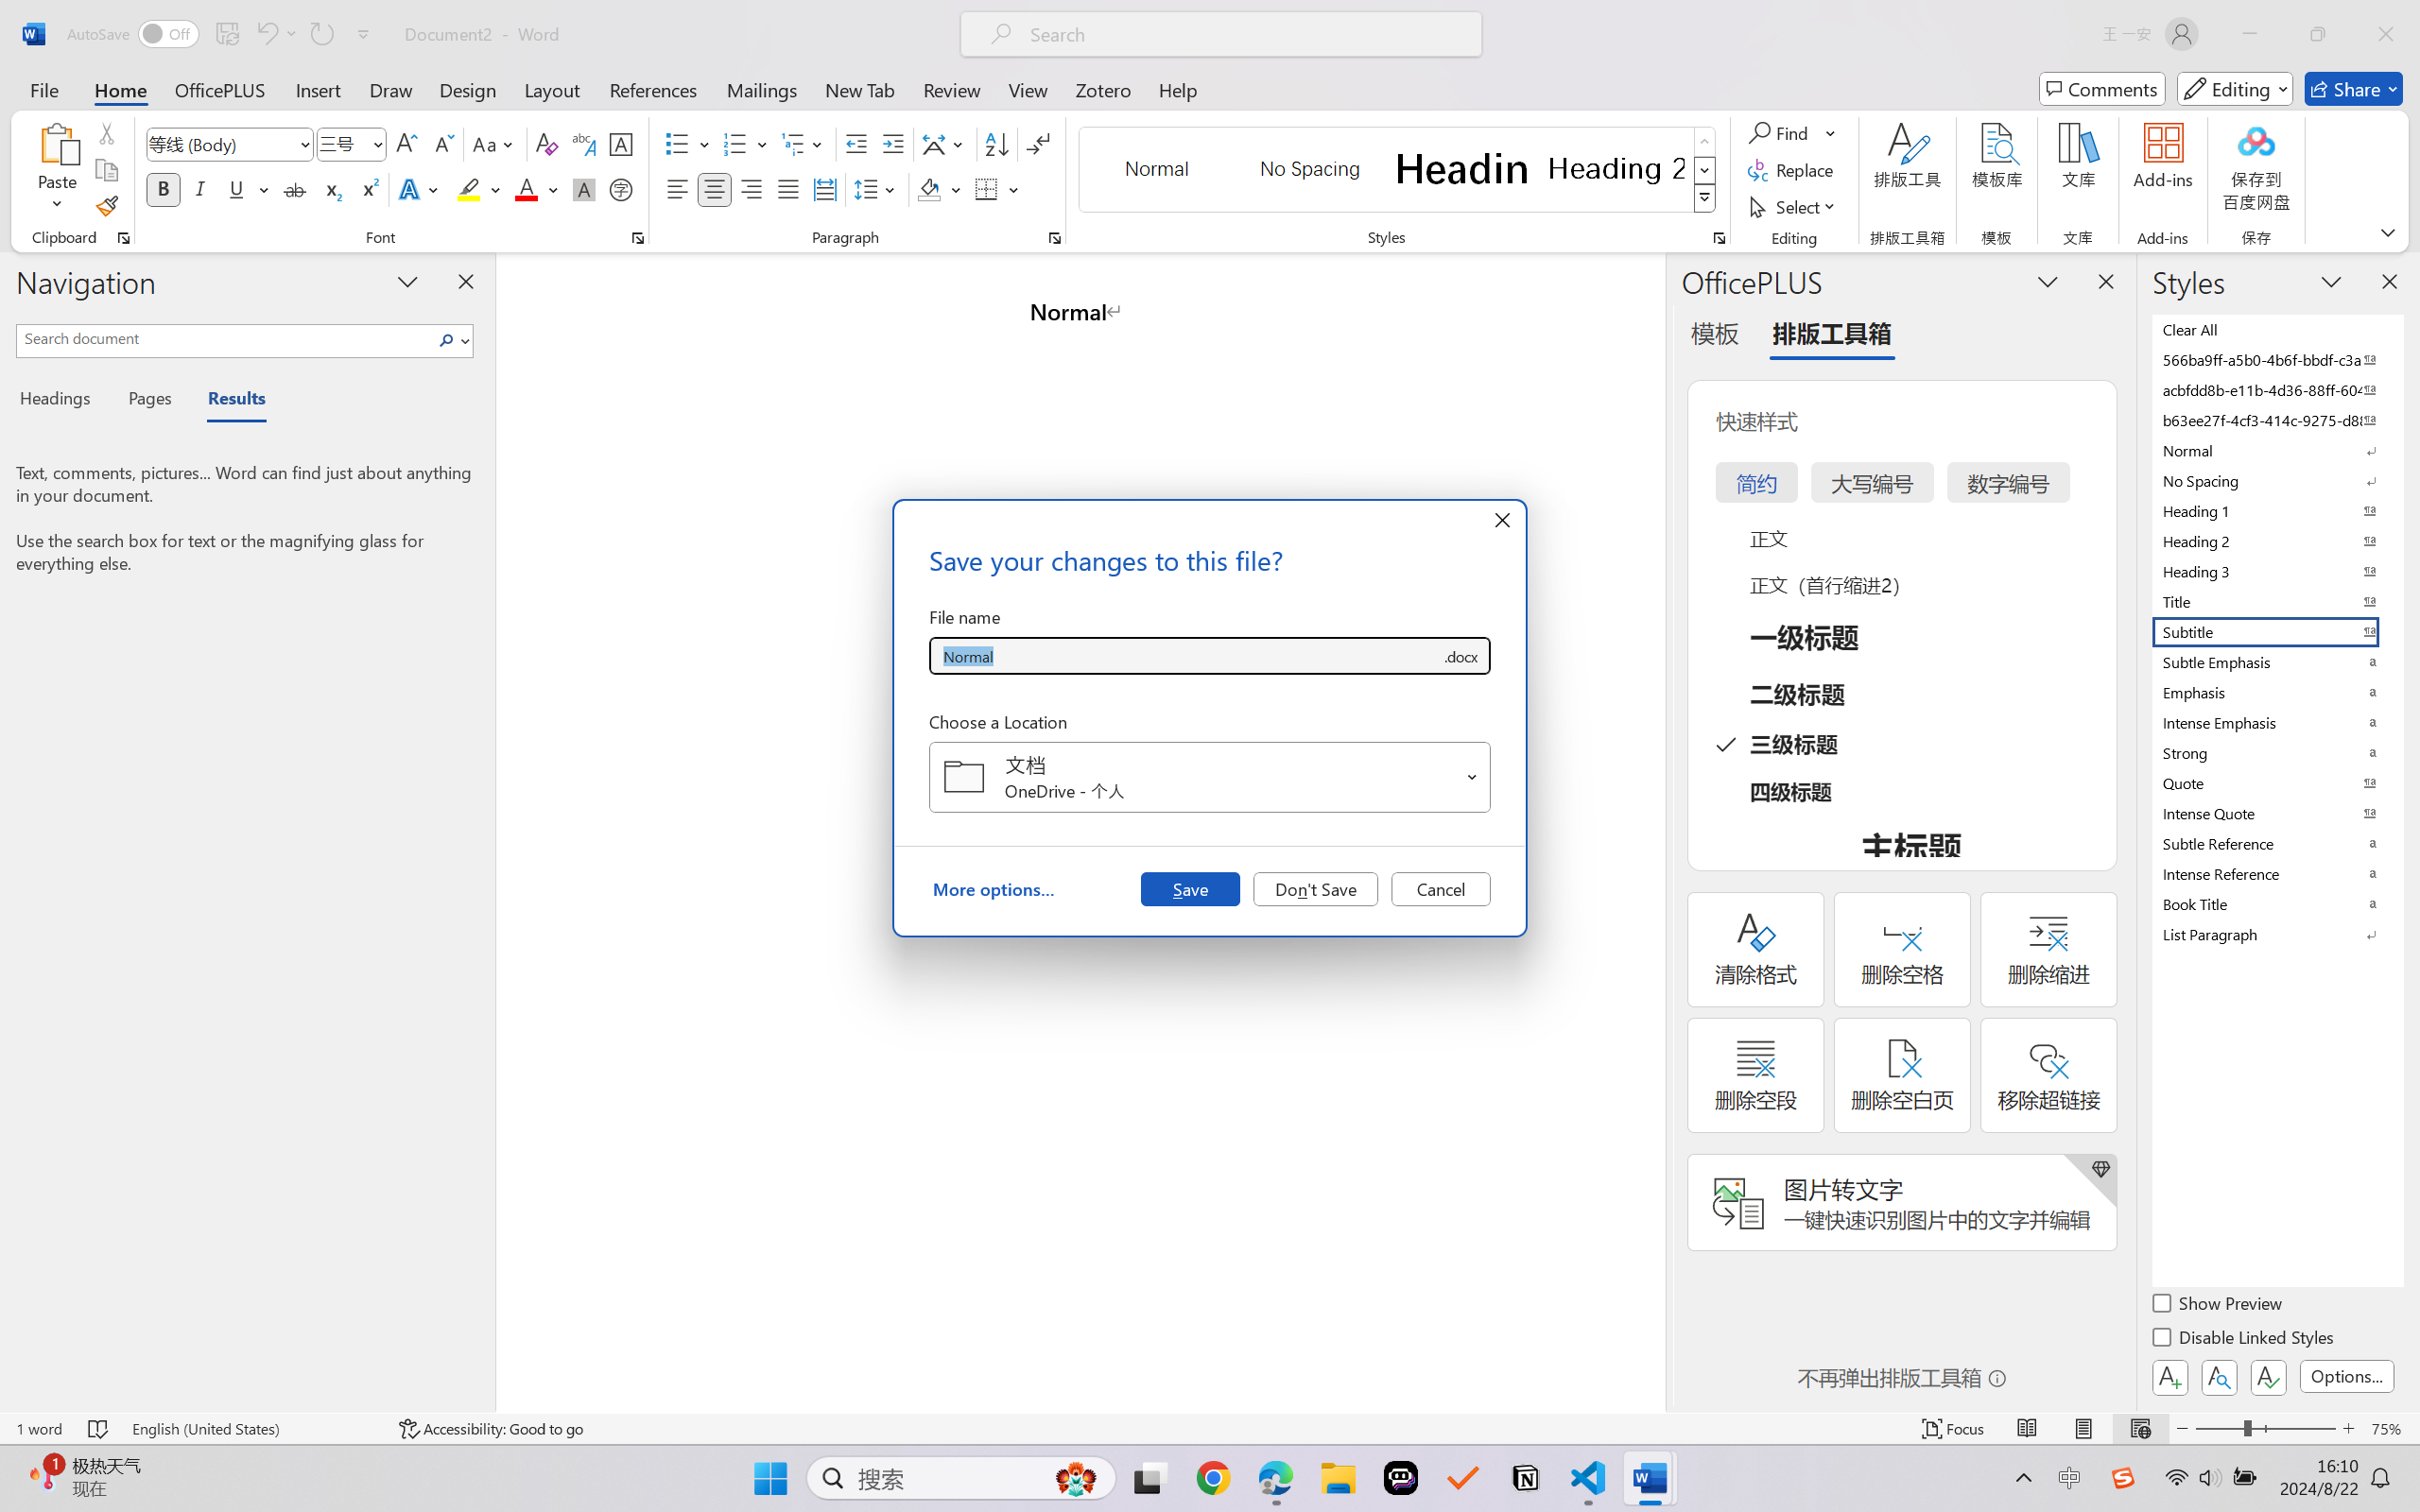 The image size is (2420, 1512). Describe the element at coordinates (164, 188) in the screenshot. I see `'Bold'` at that location.